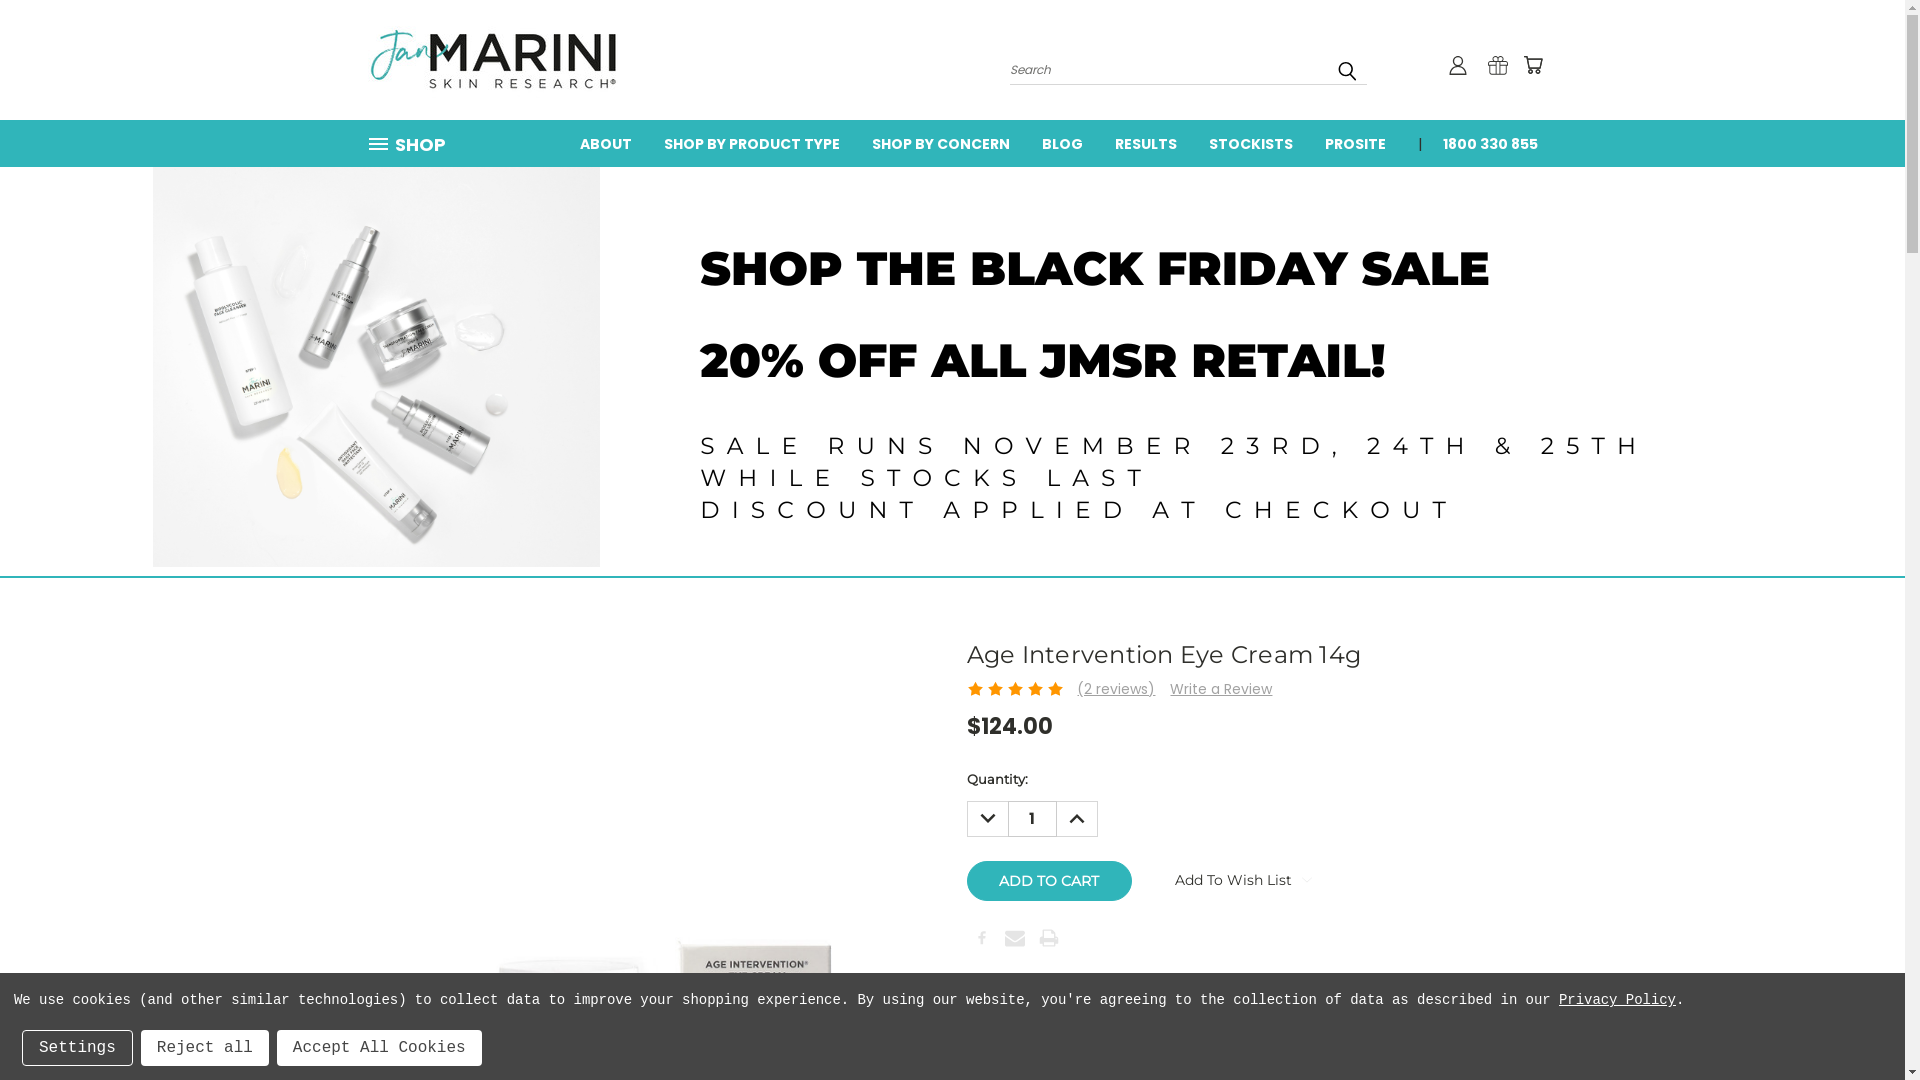  What do you see at coordinates (604, 141) in the screenshot?
I see `'ABOUT'` at bounding box center [604, 141].